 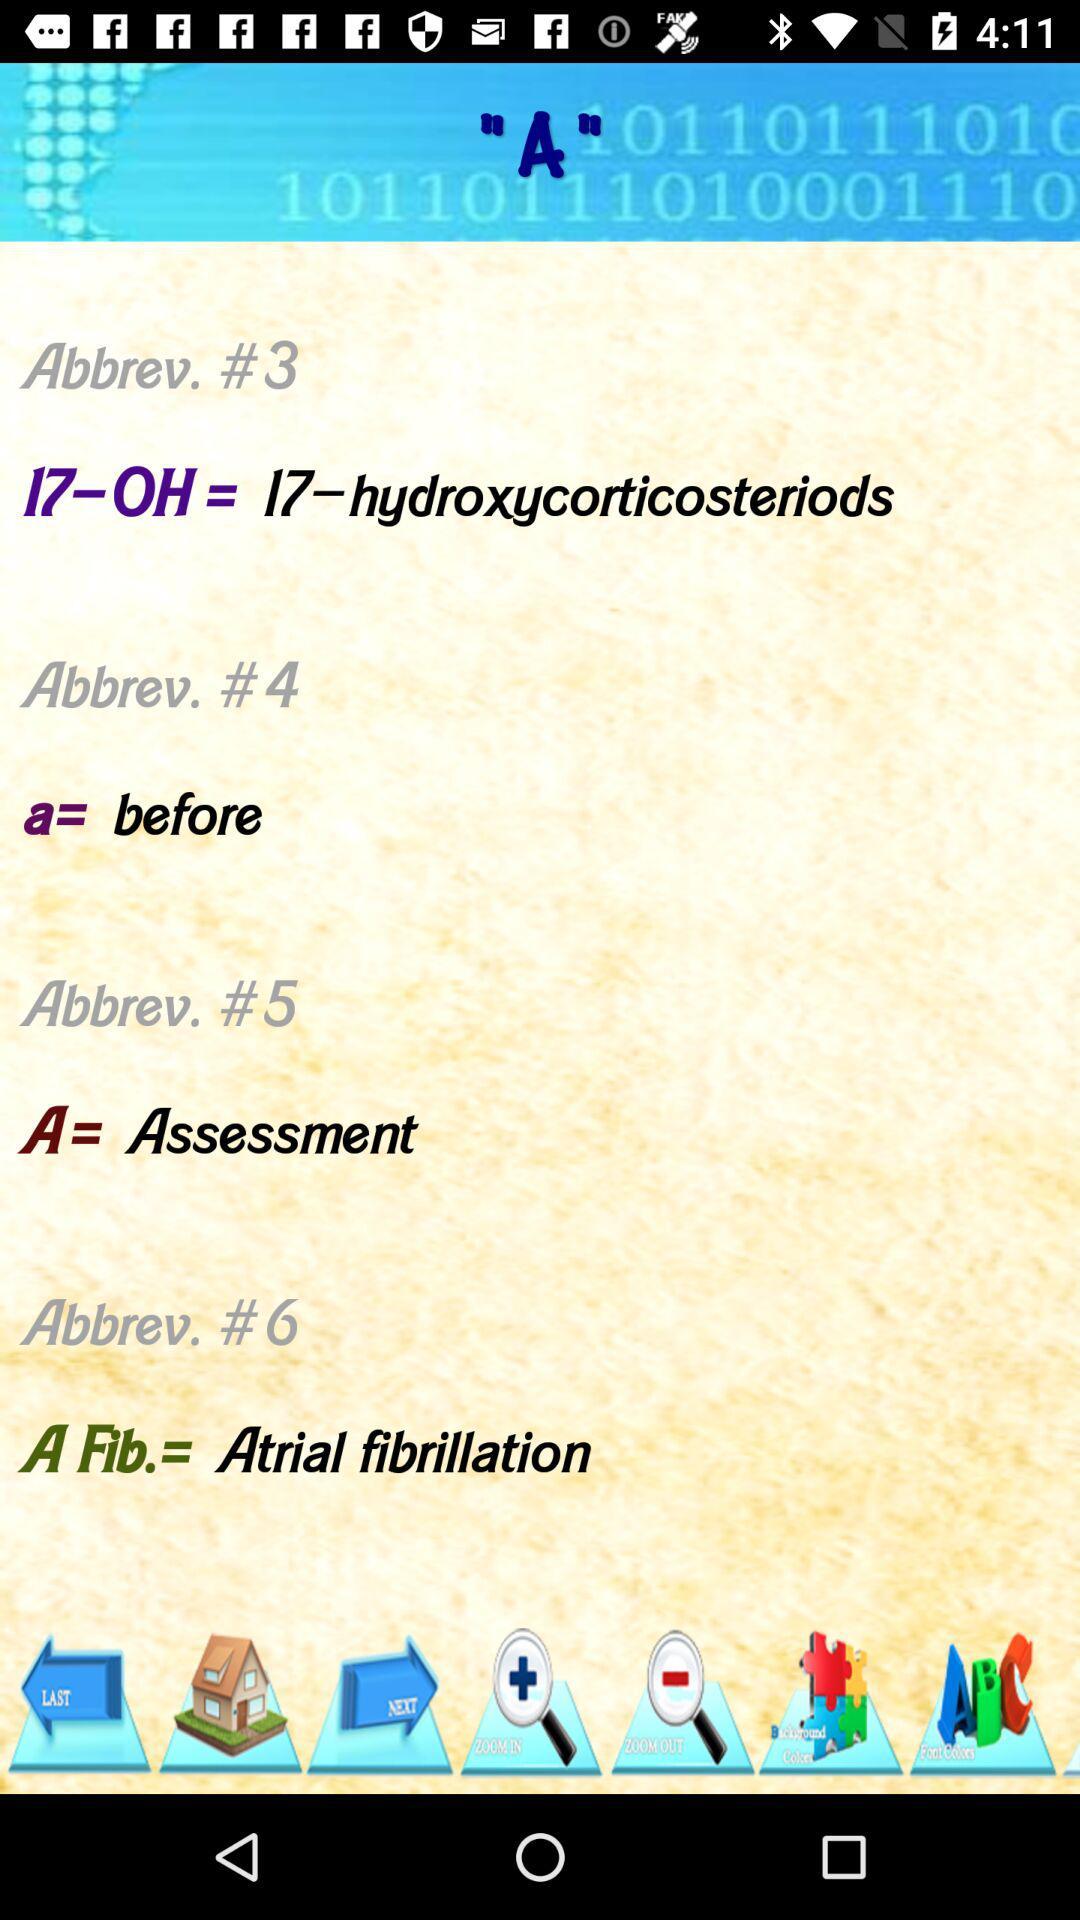 I want to click on the item below abbrev 	1	 	 item, so click(x=981, y=1702).